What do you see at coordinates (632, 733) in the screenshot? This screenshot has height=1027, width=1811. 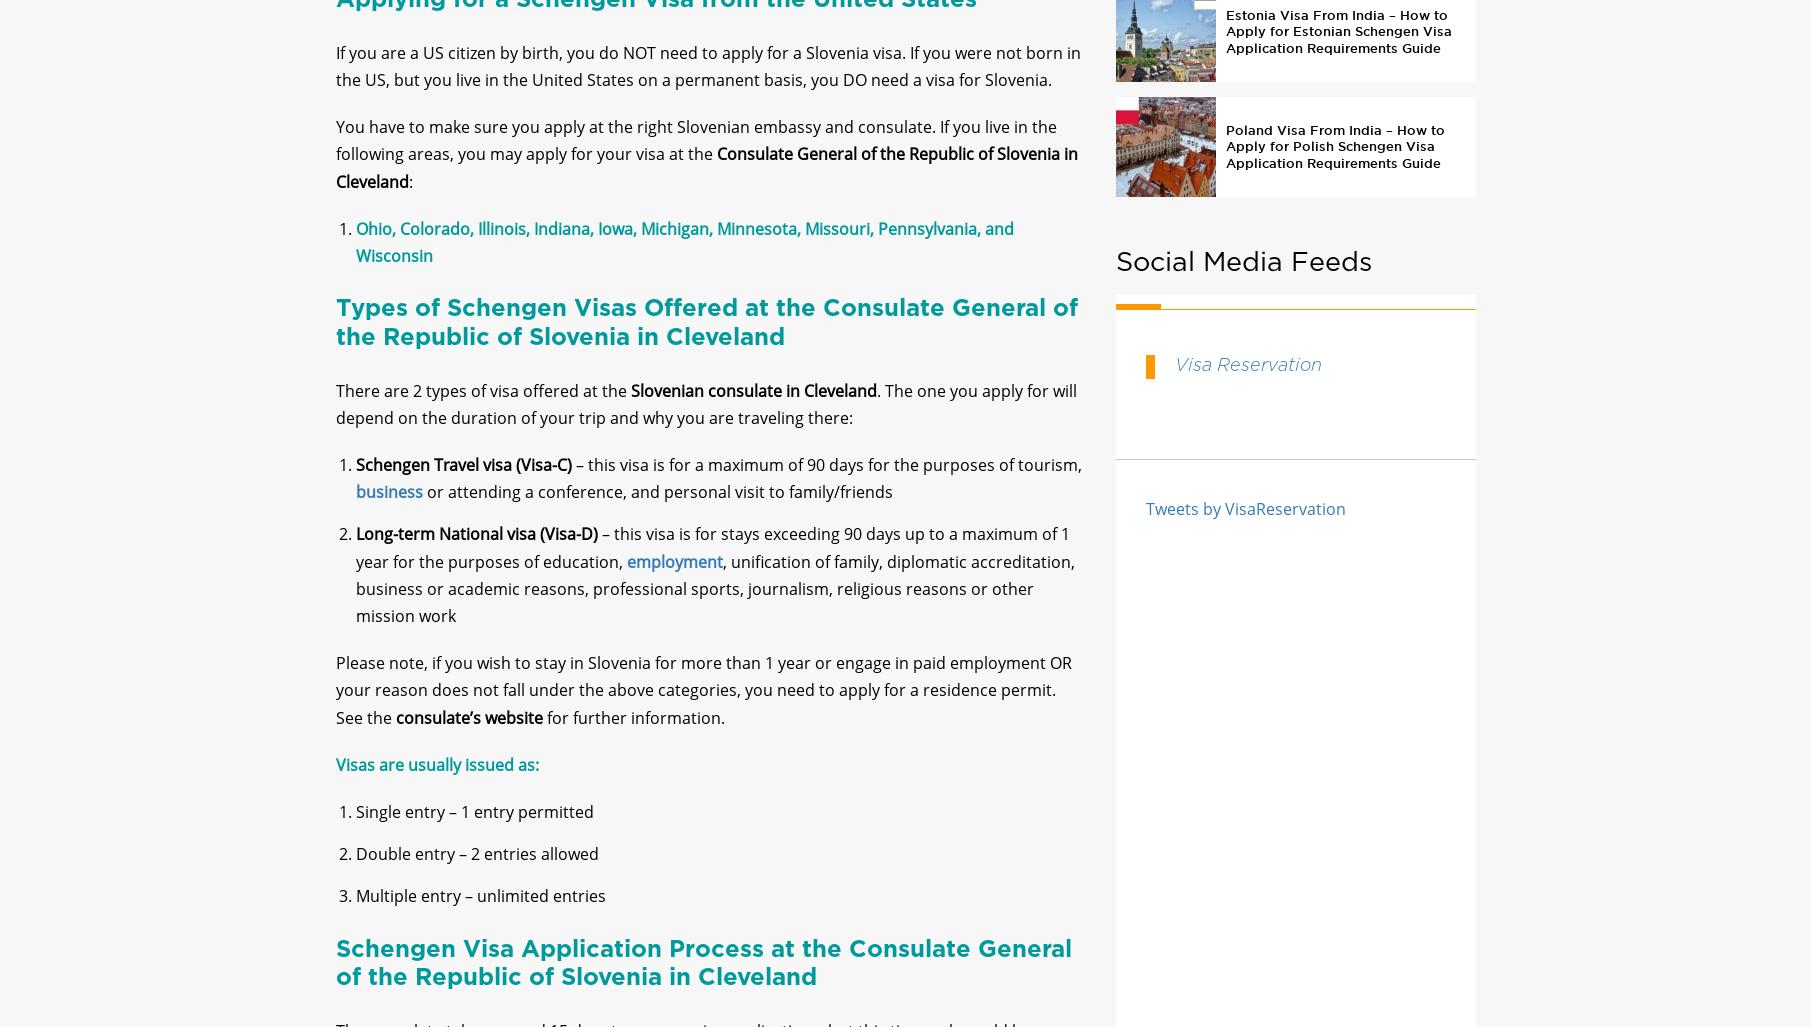 I see `'for further information.'` at bounding box center [632, 733].